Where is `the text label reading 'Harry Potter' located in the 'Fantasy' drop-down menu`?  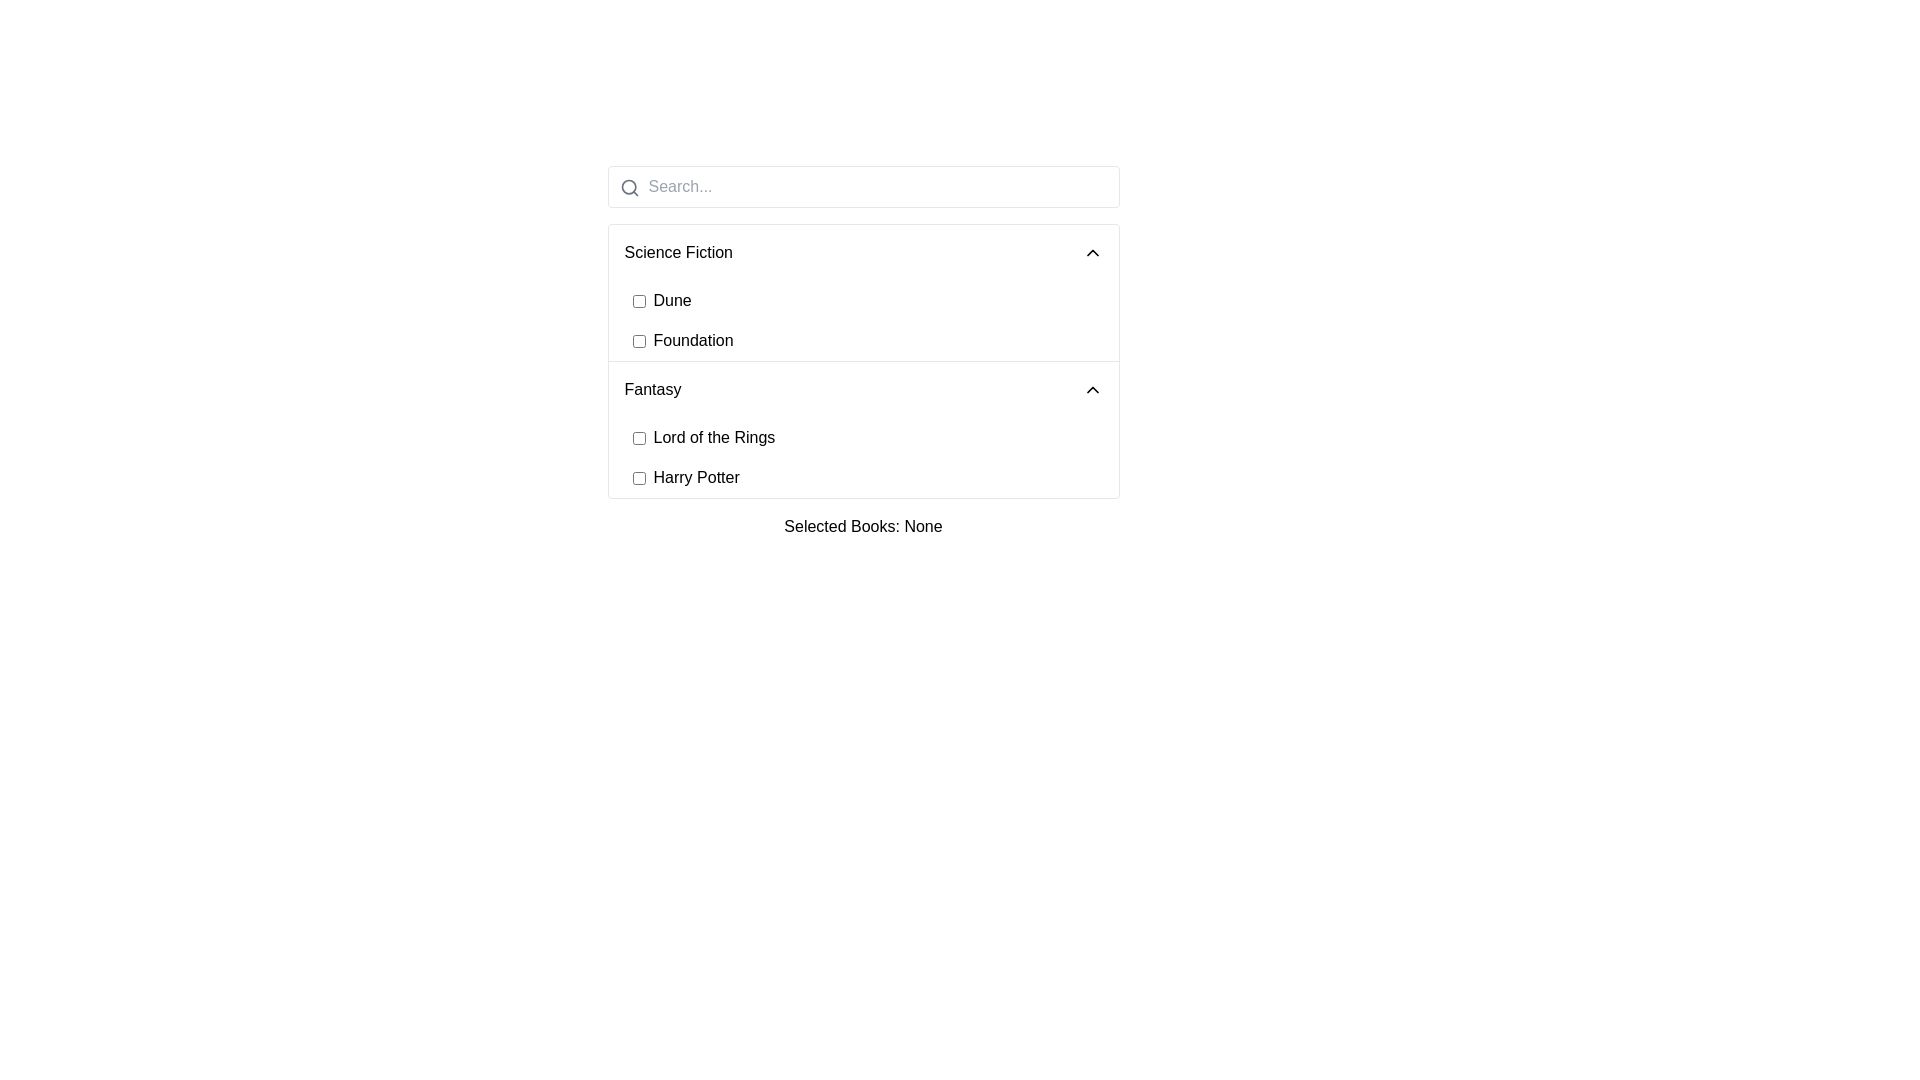 the text label reading 'Harry Potter' located in the 'Fantasy' drop-down menu is located at coordinates (696, 478).